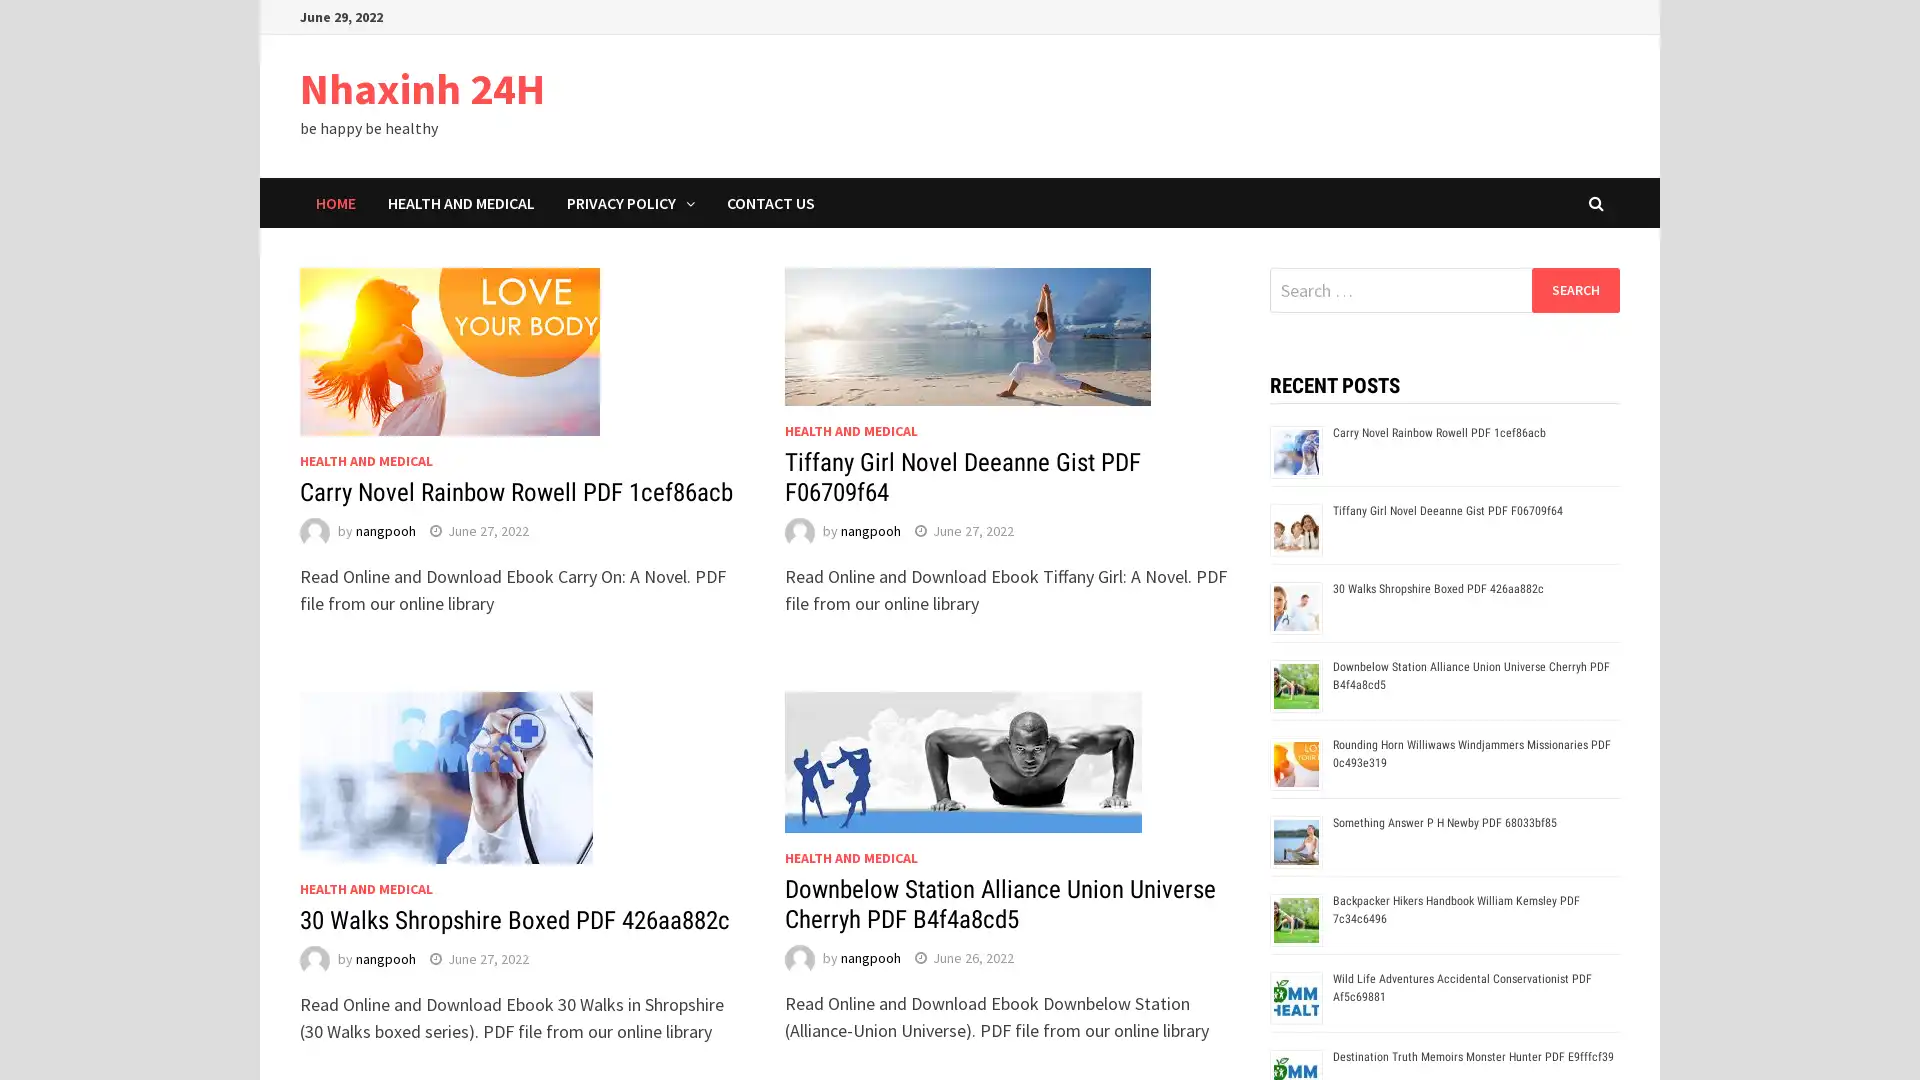 This screenshot has height=1080, width=1920. Describe the element at coordinates (1574, 289) in the screenshot. I see `Search` at that location.